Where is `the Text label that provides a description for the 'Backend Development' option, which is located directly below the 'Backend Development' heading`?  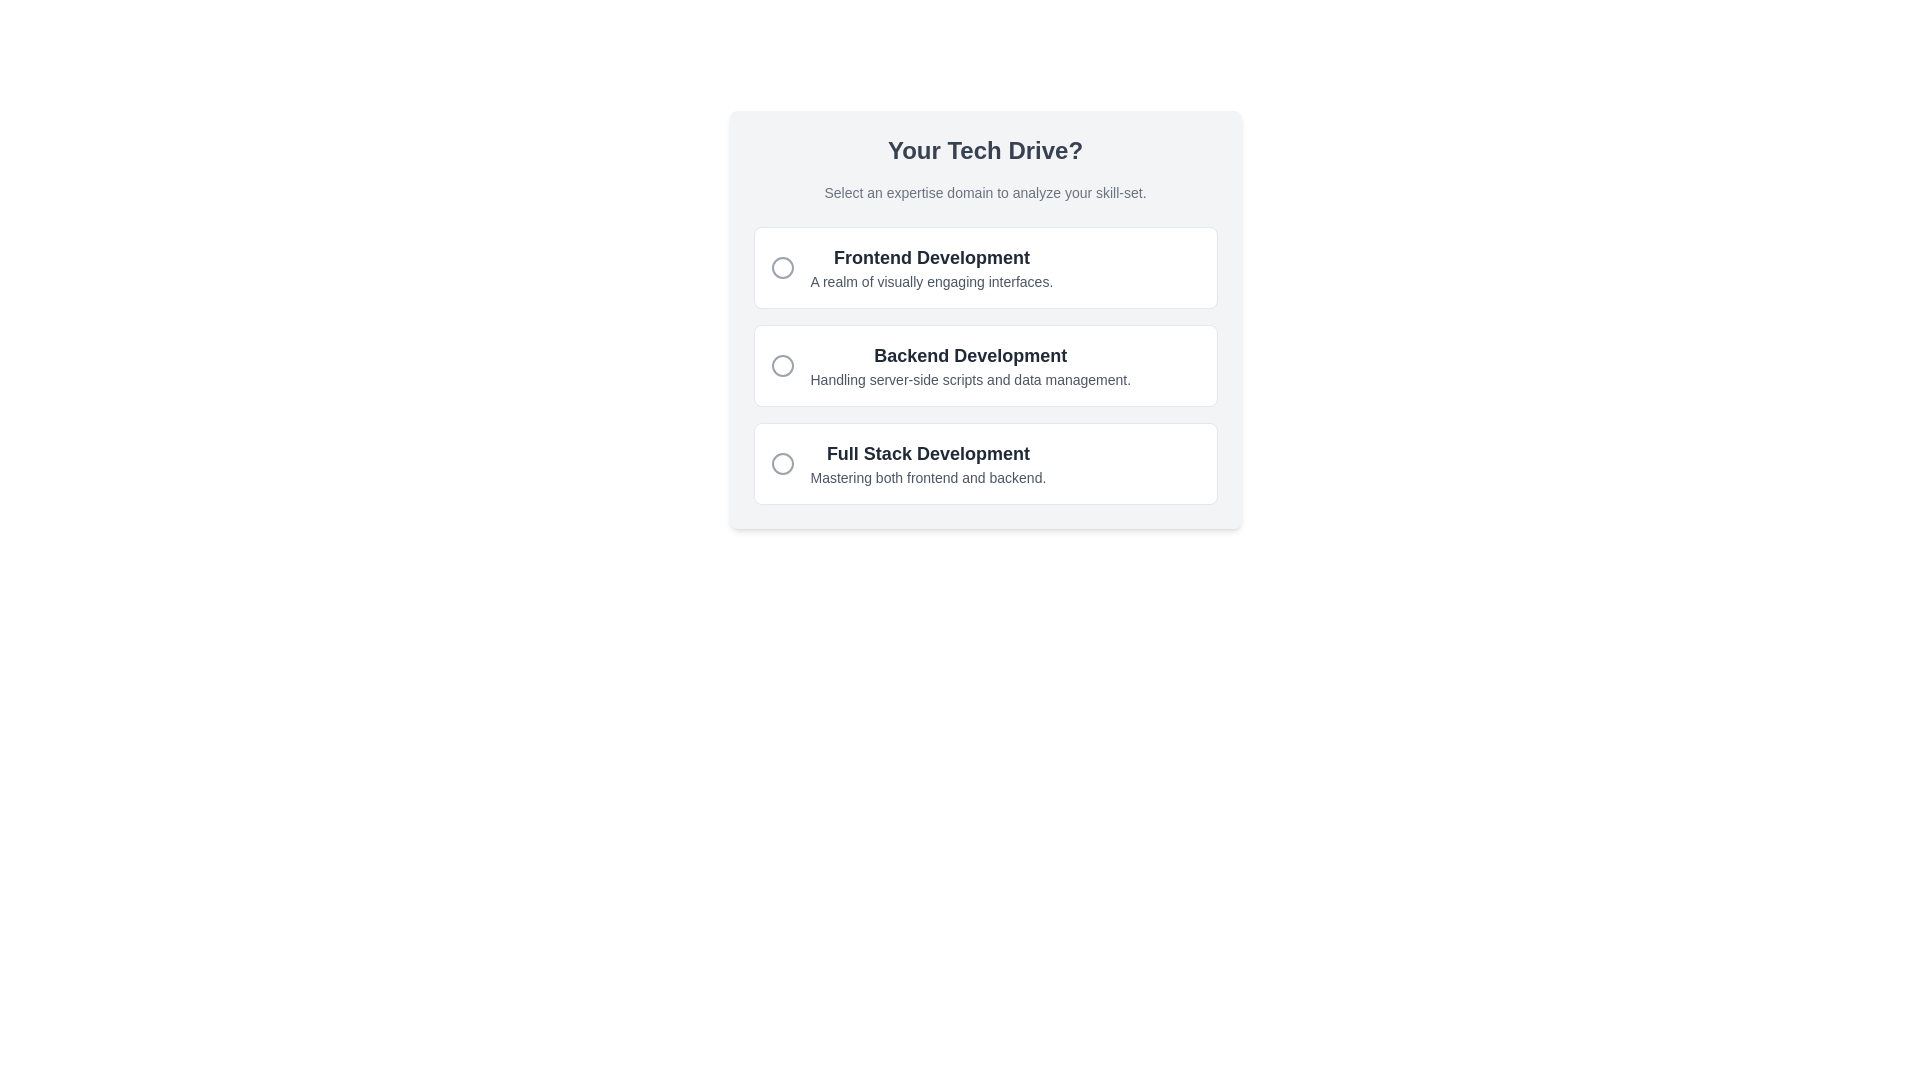 the Text label that provides a description for the 'Backend Development' option, which is located directly below the 'Backend Development' heading is located at coordinates (970, 380).